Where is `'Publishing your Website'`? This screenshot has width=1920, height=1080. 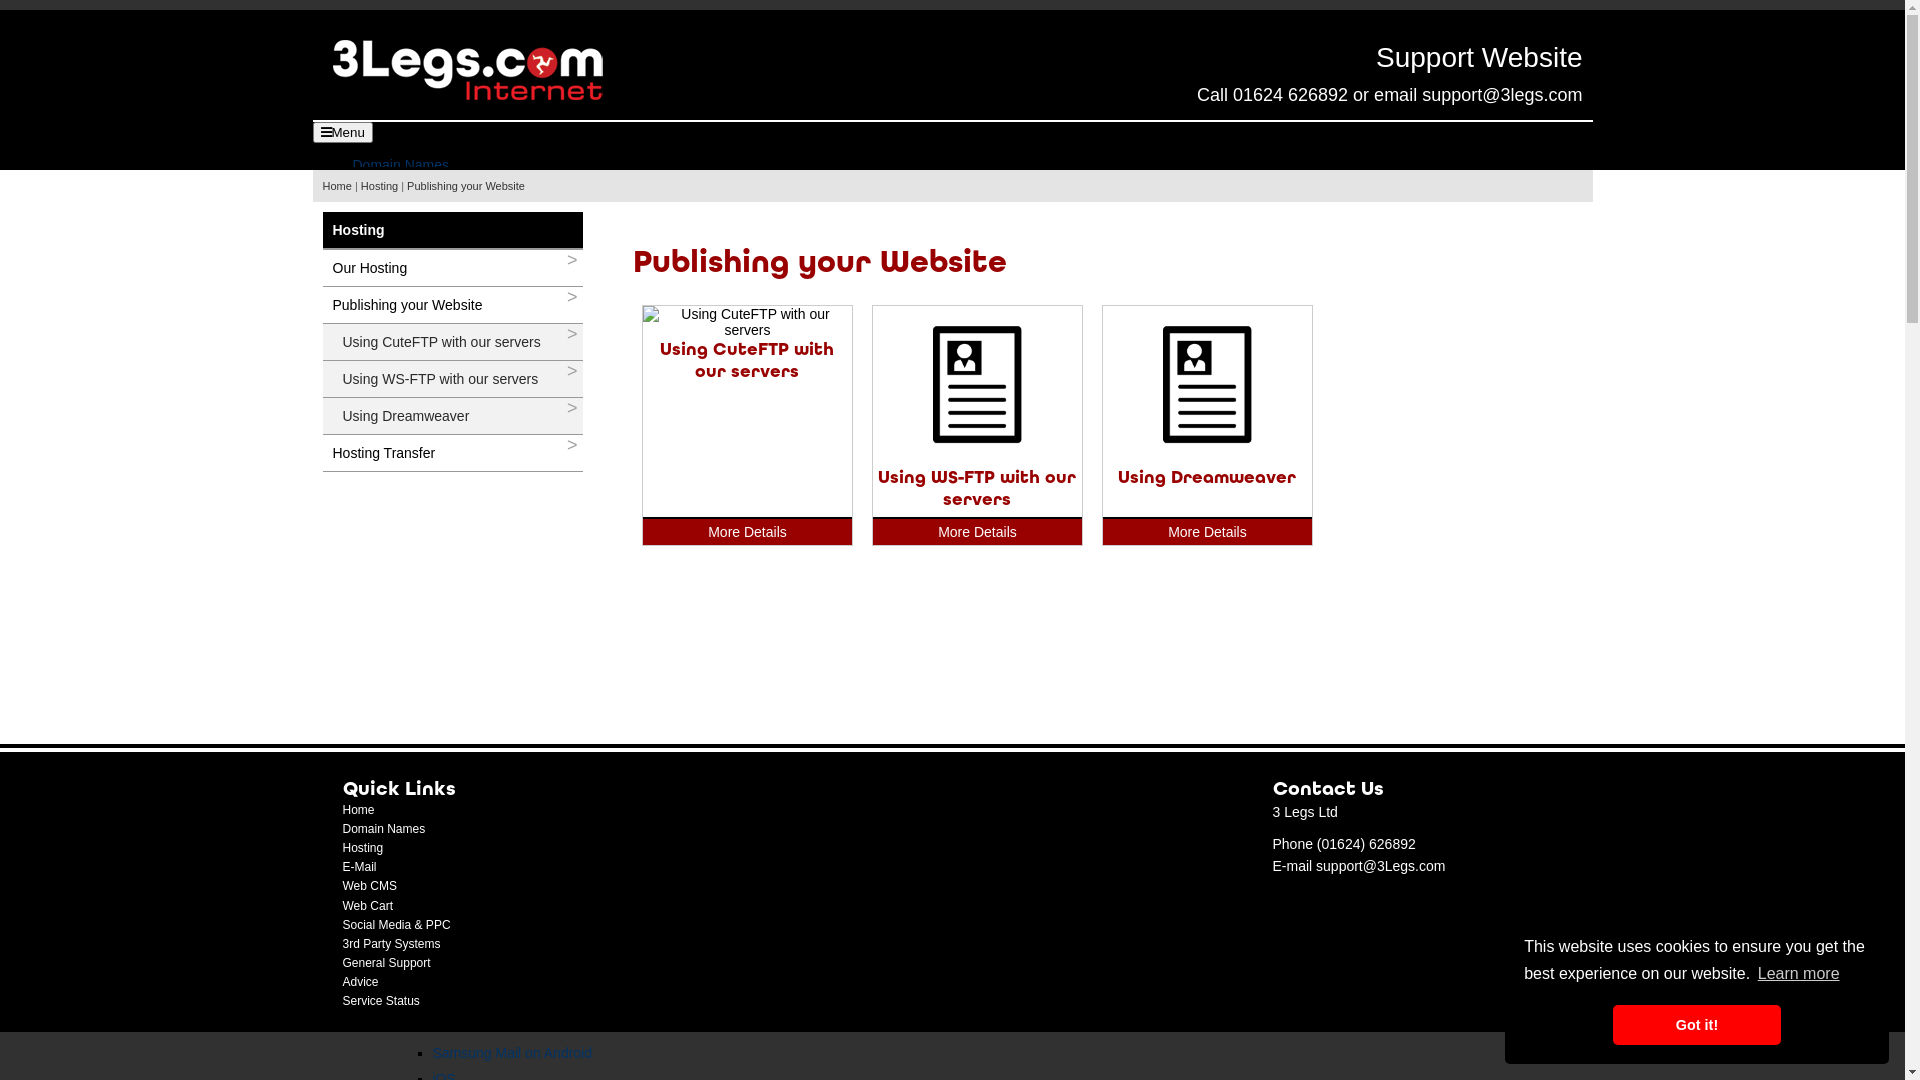
'Publishing your Website' is located at coordinates (321, 304).